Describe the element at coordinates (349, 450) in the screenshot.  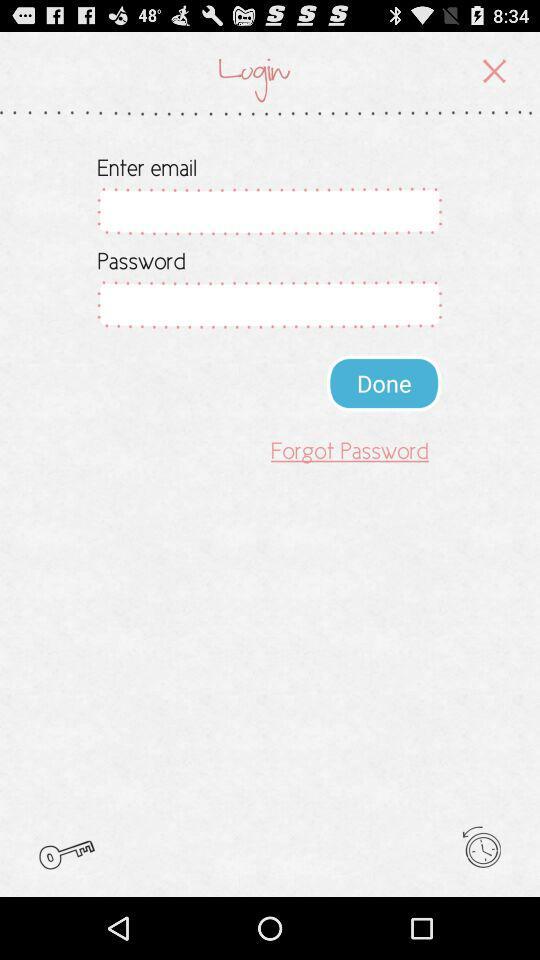
I see `icon below the done icon` at that location.